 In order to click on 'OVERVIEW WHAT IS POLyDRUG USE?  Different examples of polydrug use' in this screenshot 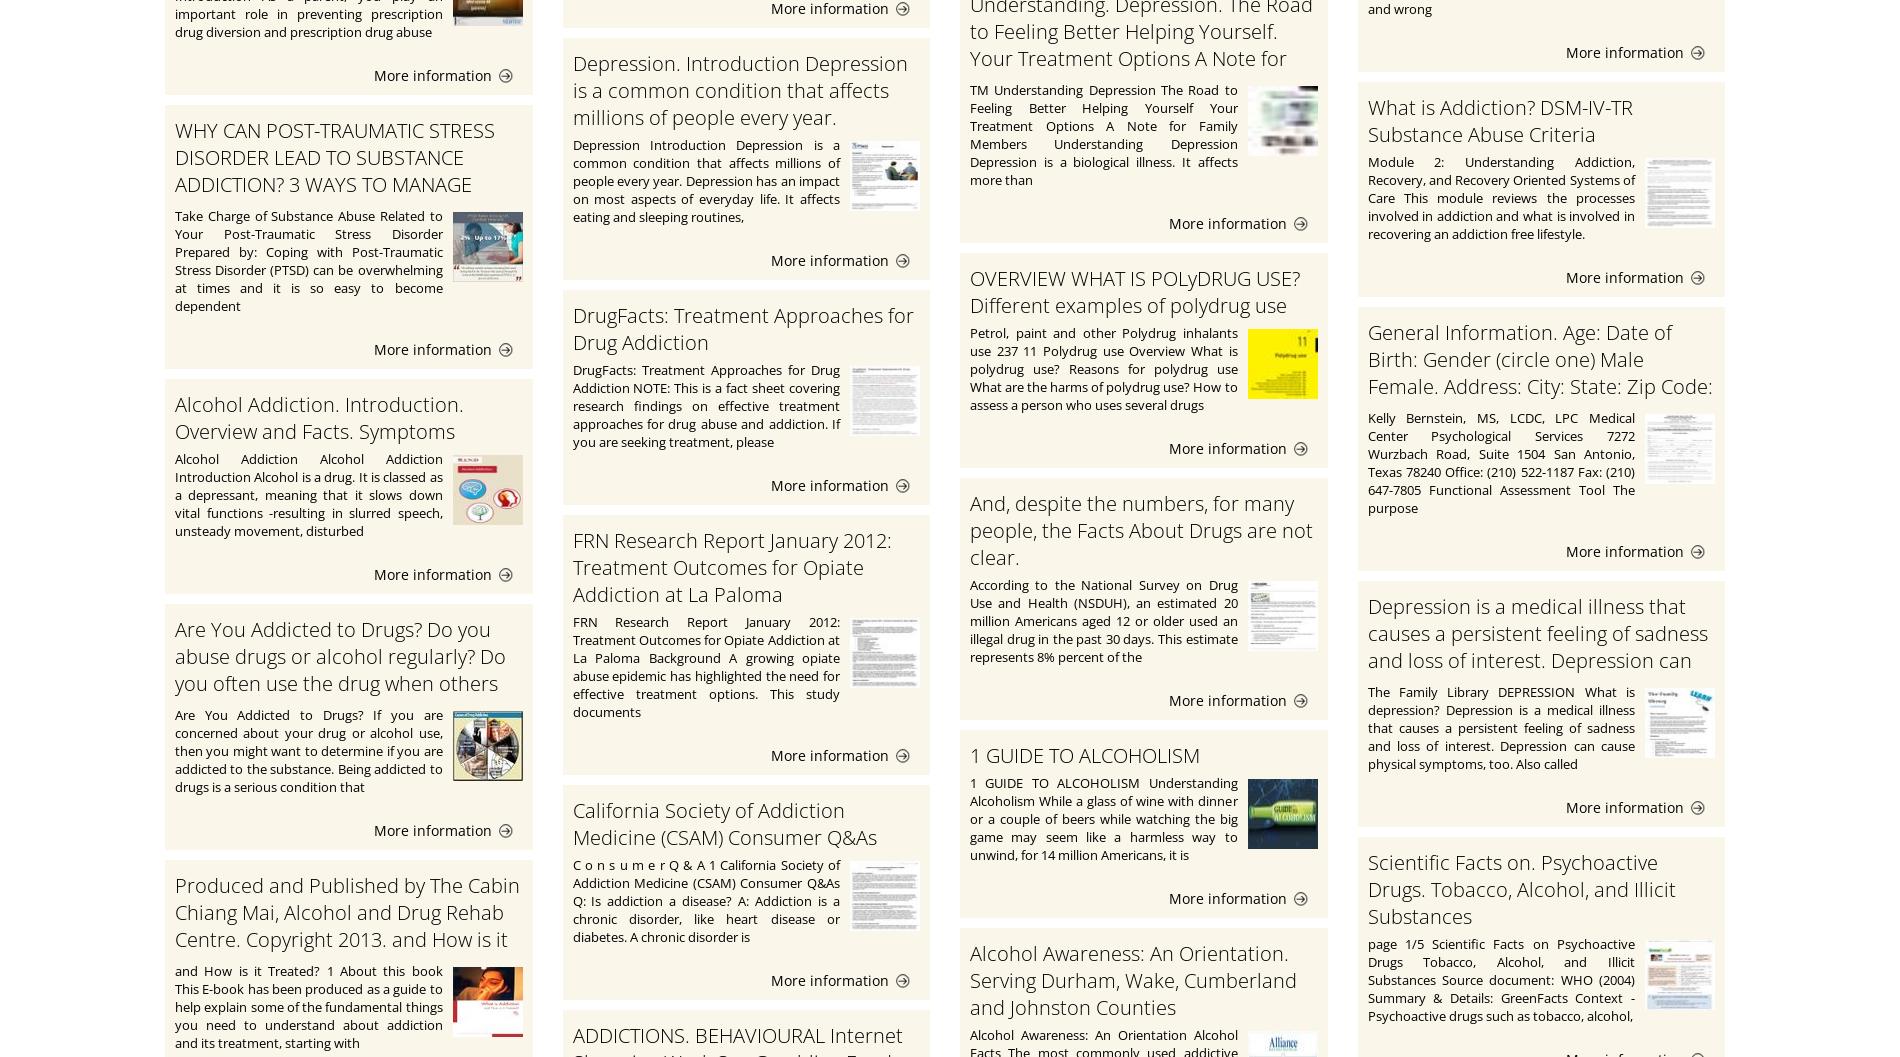, I will do `click(1135, 291)`.